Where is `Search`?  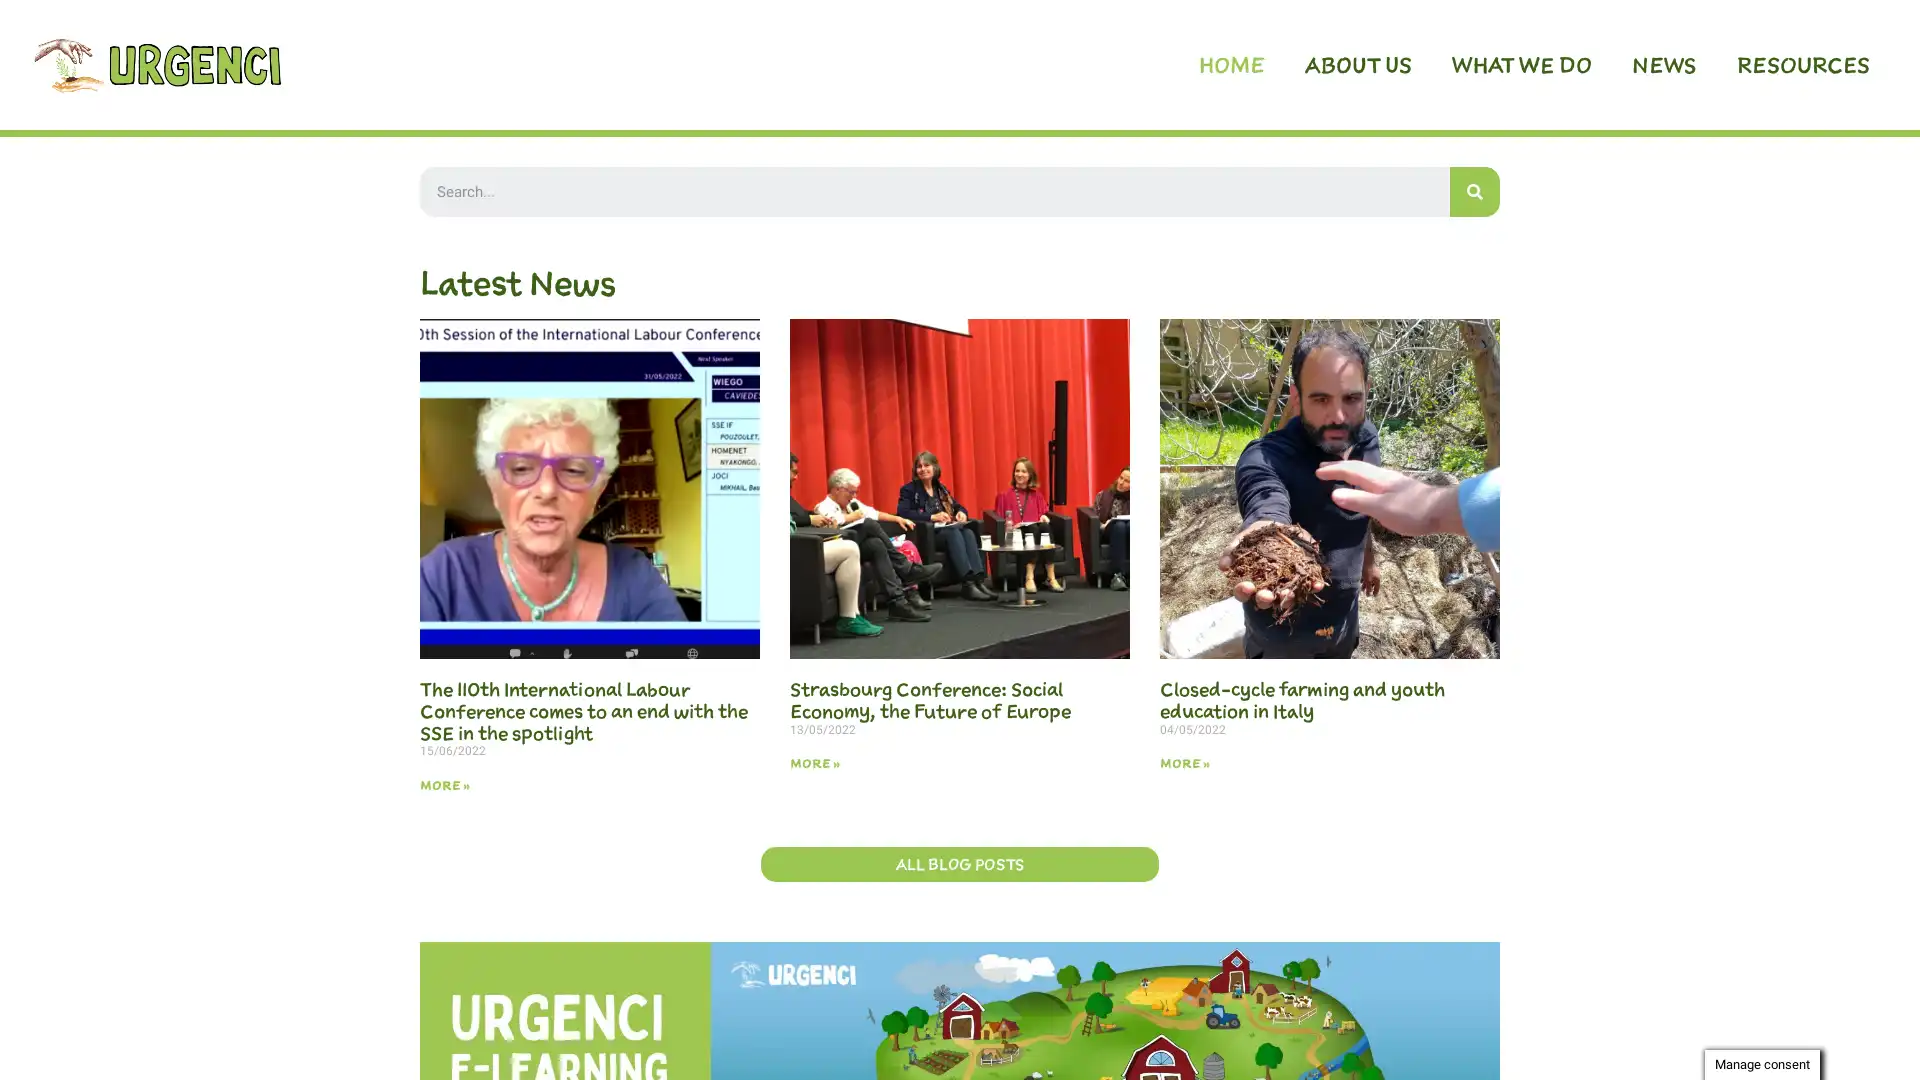
Search is located at coordinates (1474, 192).